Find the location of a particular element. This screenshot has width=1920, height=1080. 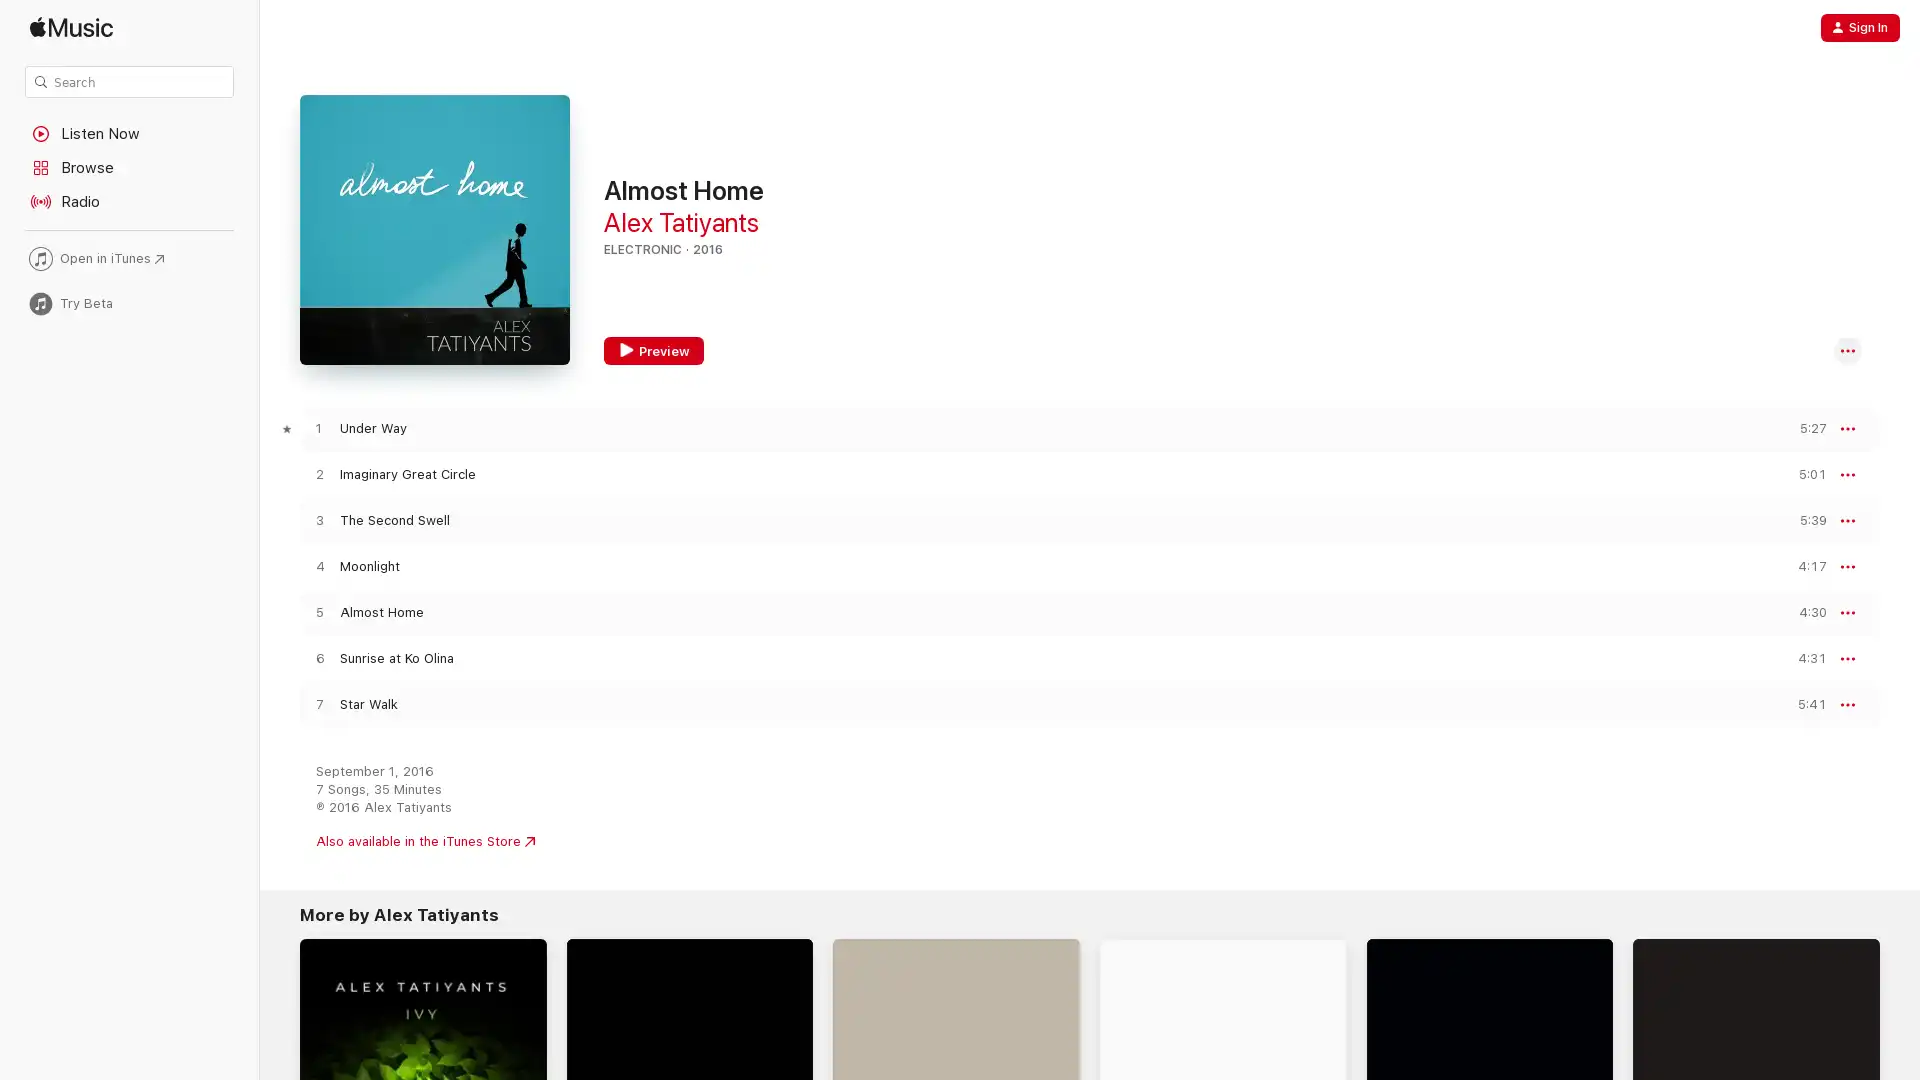

More is located at coordinates (1847, 612).